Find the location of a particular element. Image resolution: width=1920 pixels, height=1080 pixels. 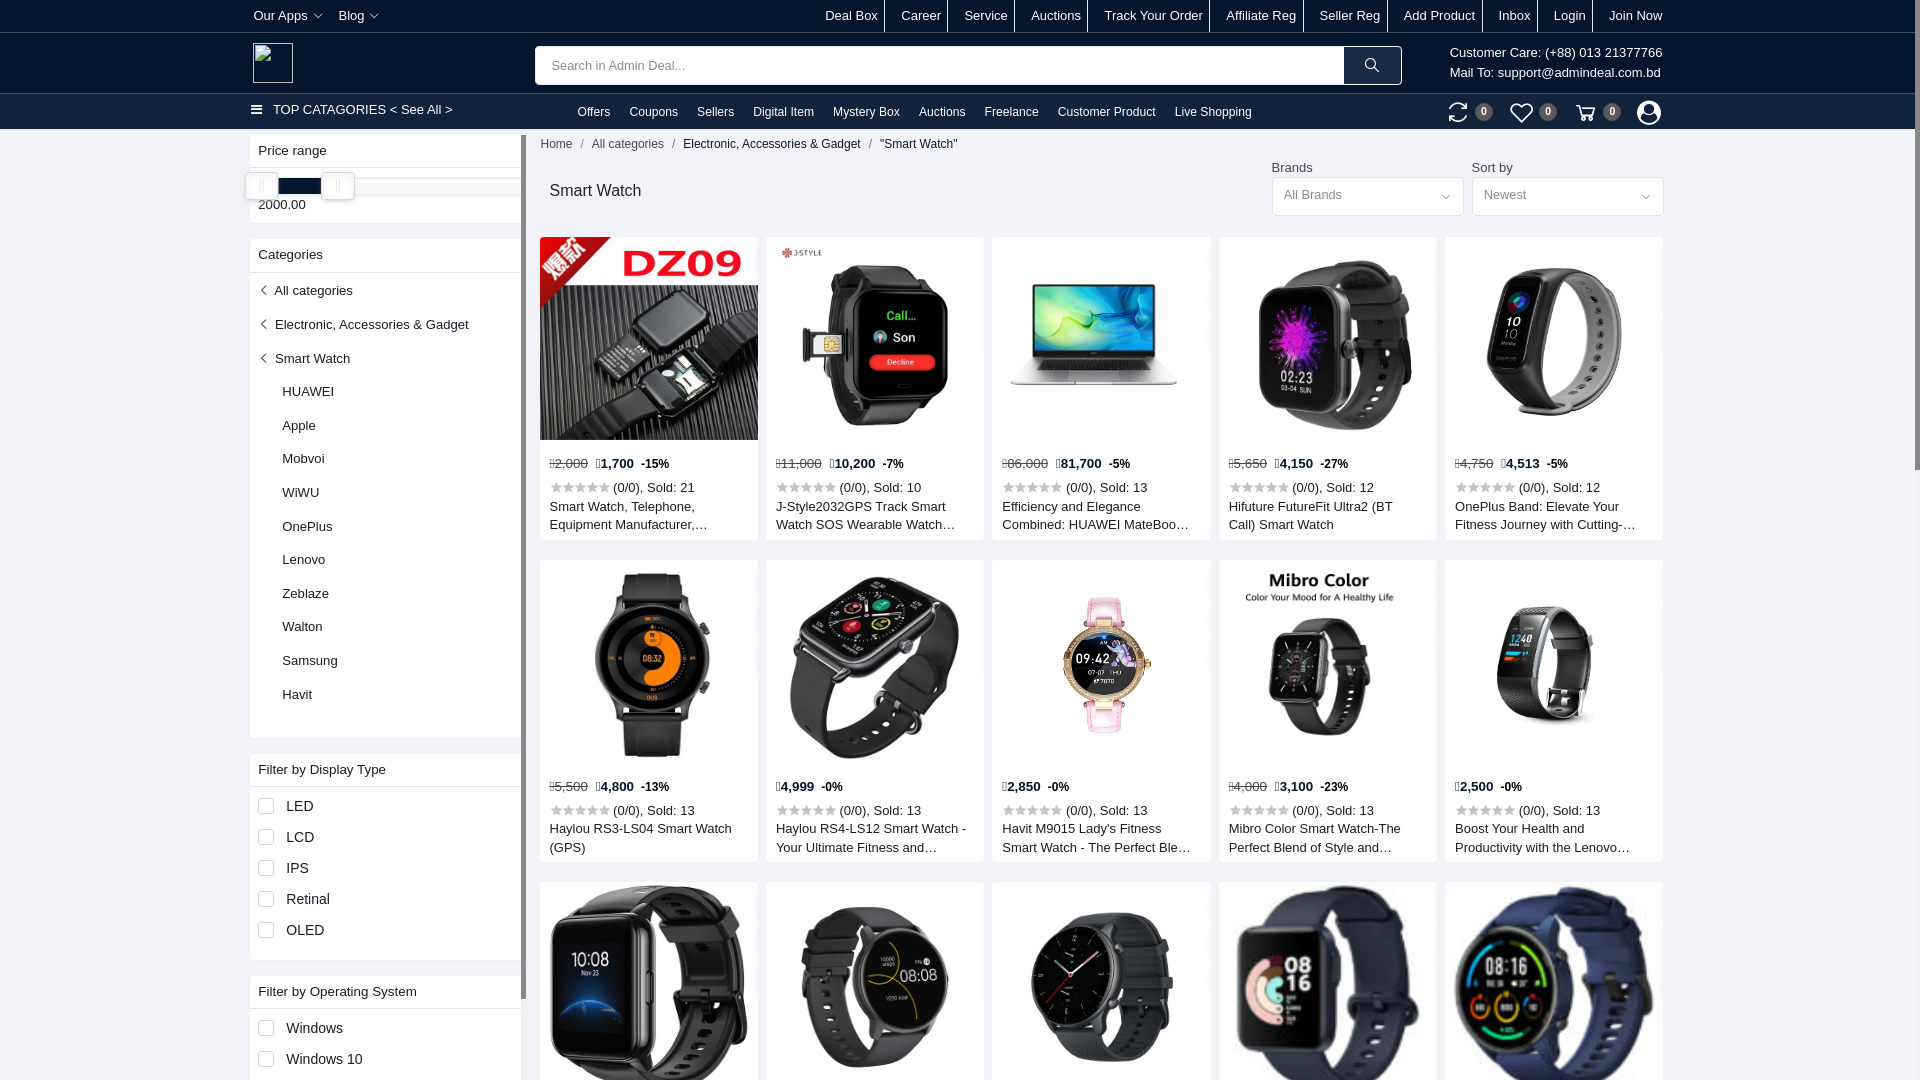

'Home' is located at coordinates (556, 142).